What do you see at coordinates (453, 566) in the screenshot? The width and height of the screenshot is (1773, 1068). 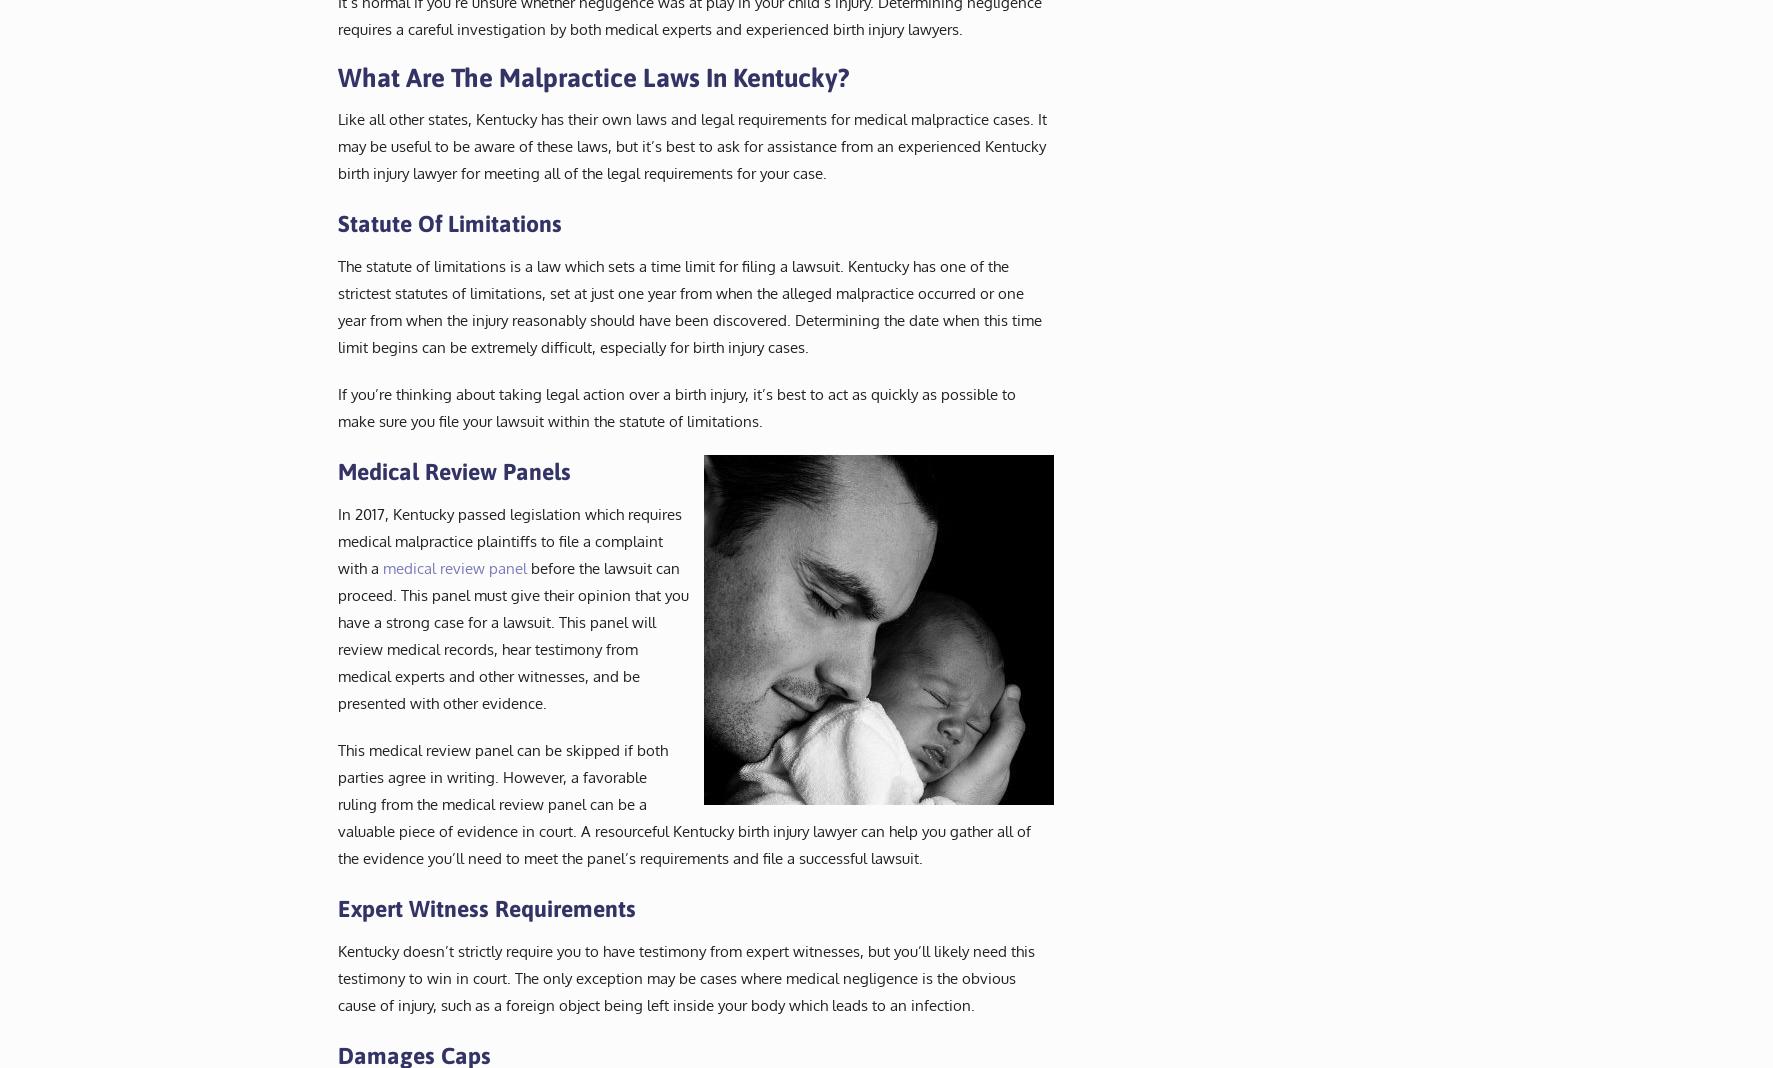 I see `'medical review panel'` at bounding box center [453, 566].